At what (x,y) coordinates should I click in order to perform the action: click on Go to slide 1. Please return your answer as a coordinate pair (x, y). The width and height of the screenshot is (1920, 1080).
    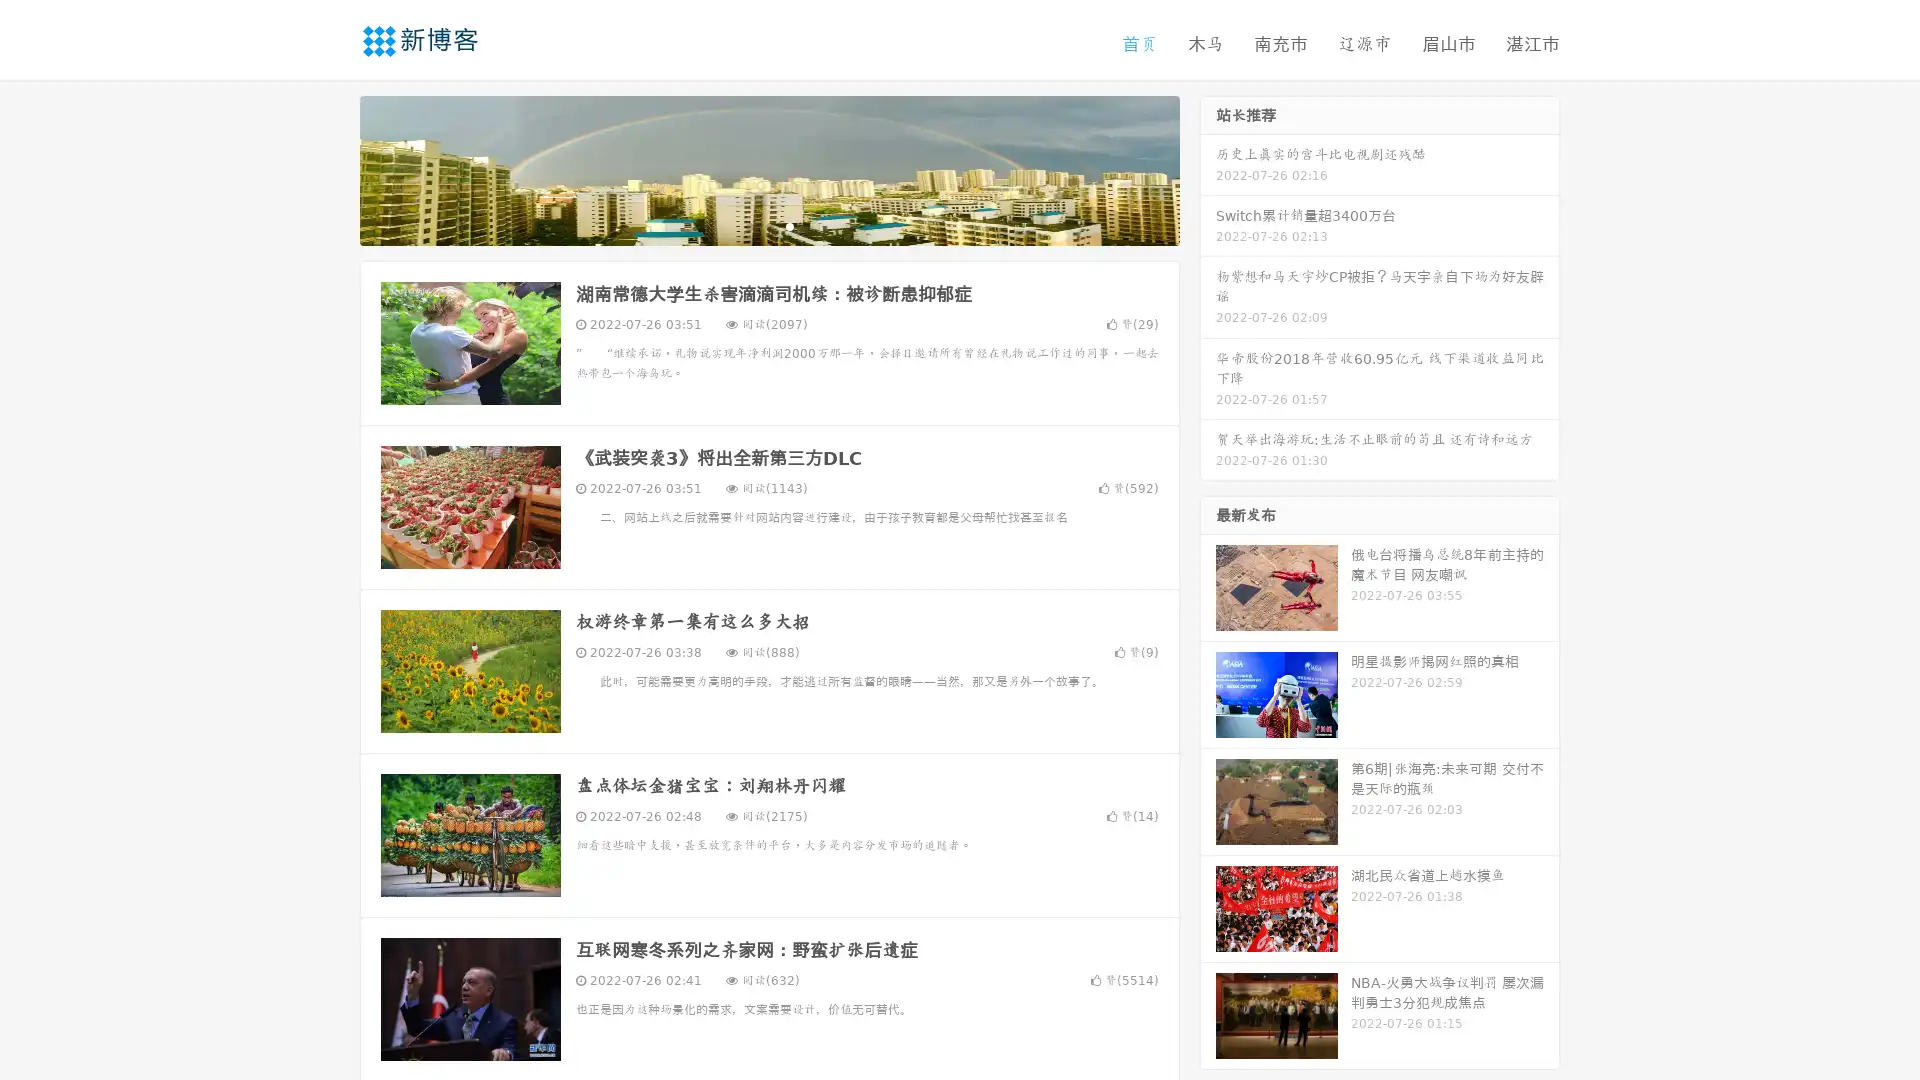
    Looking at the image, I should click on (748, 225).